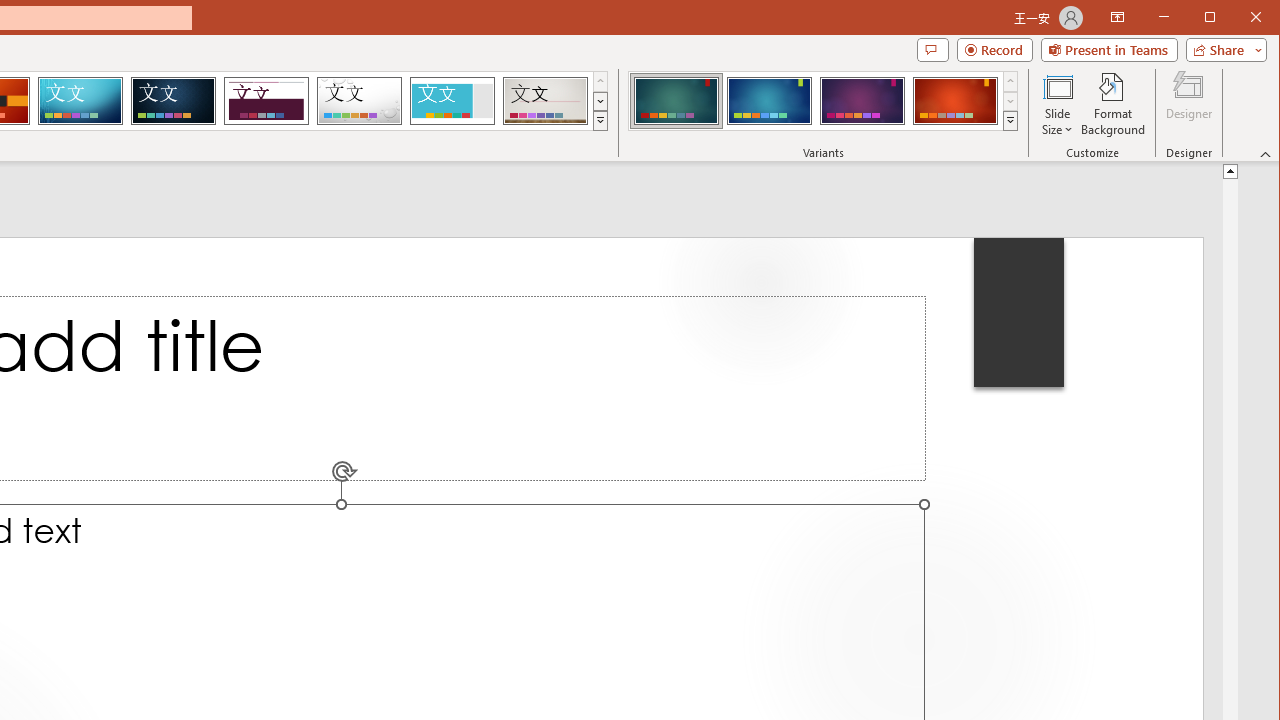 The width and height of the screenshot is (1280, 720). I want to click on 'Themes', so click(599, 120).